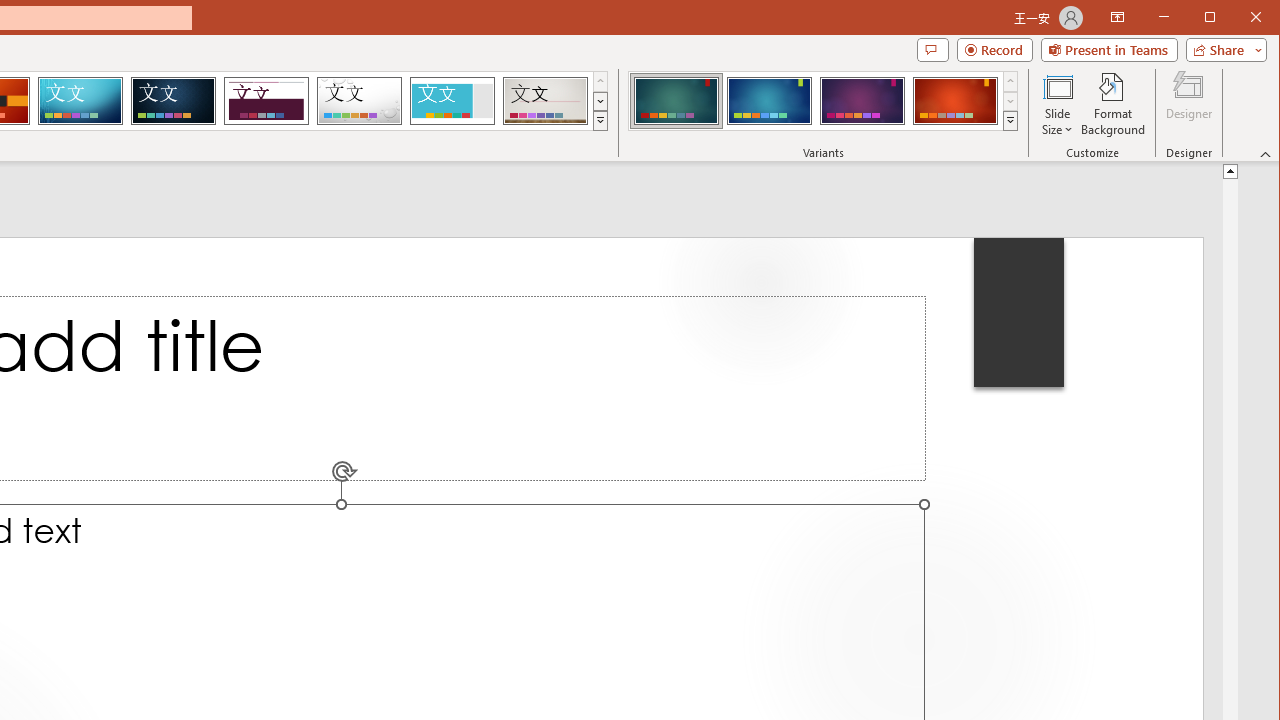 The width and height of the screenshot is (1280, 720). I want to click on 'Themes', so click(599, 120).